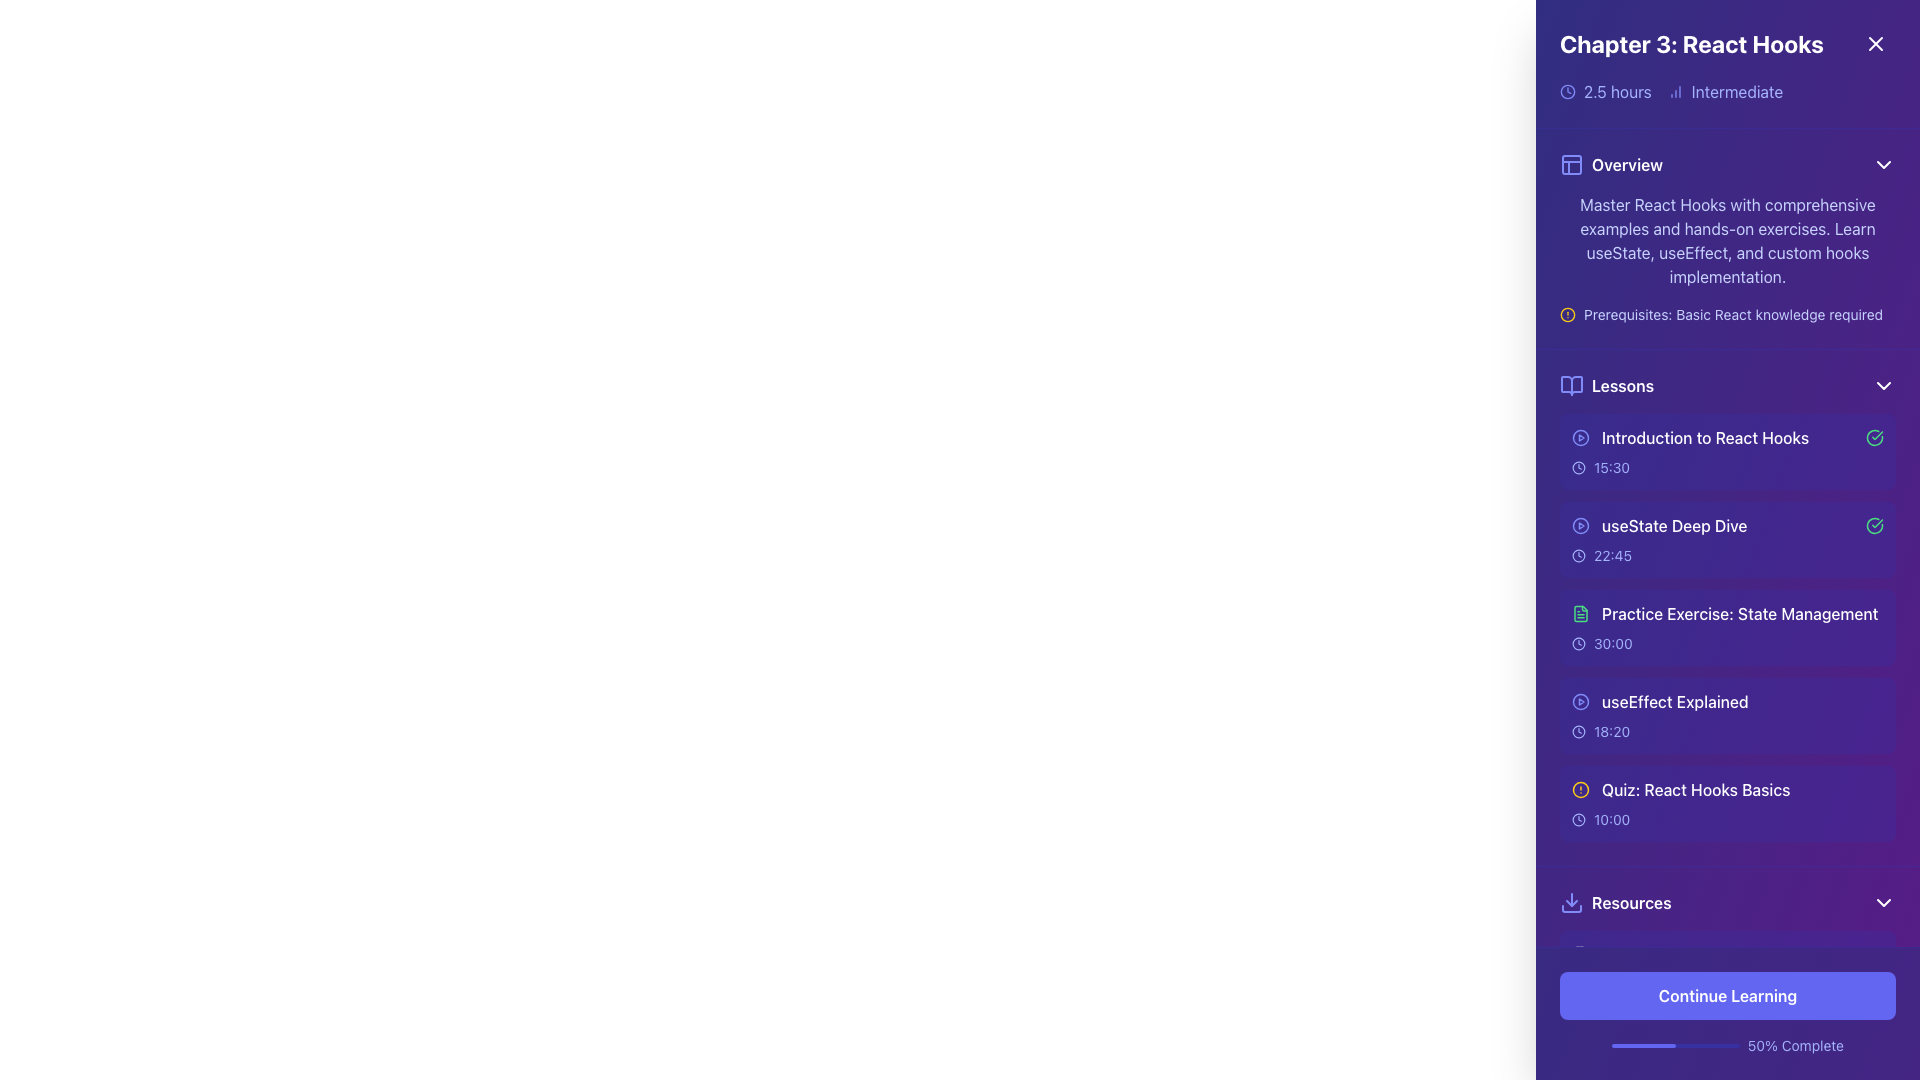 The image size is (1920, 1080). Describe the element at coordinates (1607, 385) in the screenshot. I see `the Label with icon that features an open book icon and the text label 'Lessons', located in the sidebar's second section` at that location.